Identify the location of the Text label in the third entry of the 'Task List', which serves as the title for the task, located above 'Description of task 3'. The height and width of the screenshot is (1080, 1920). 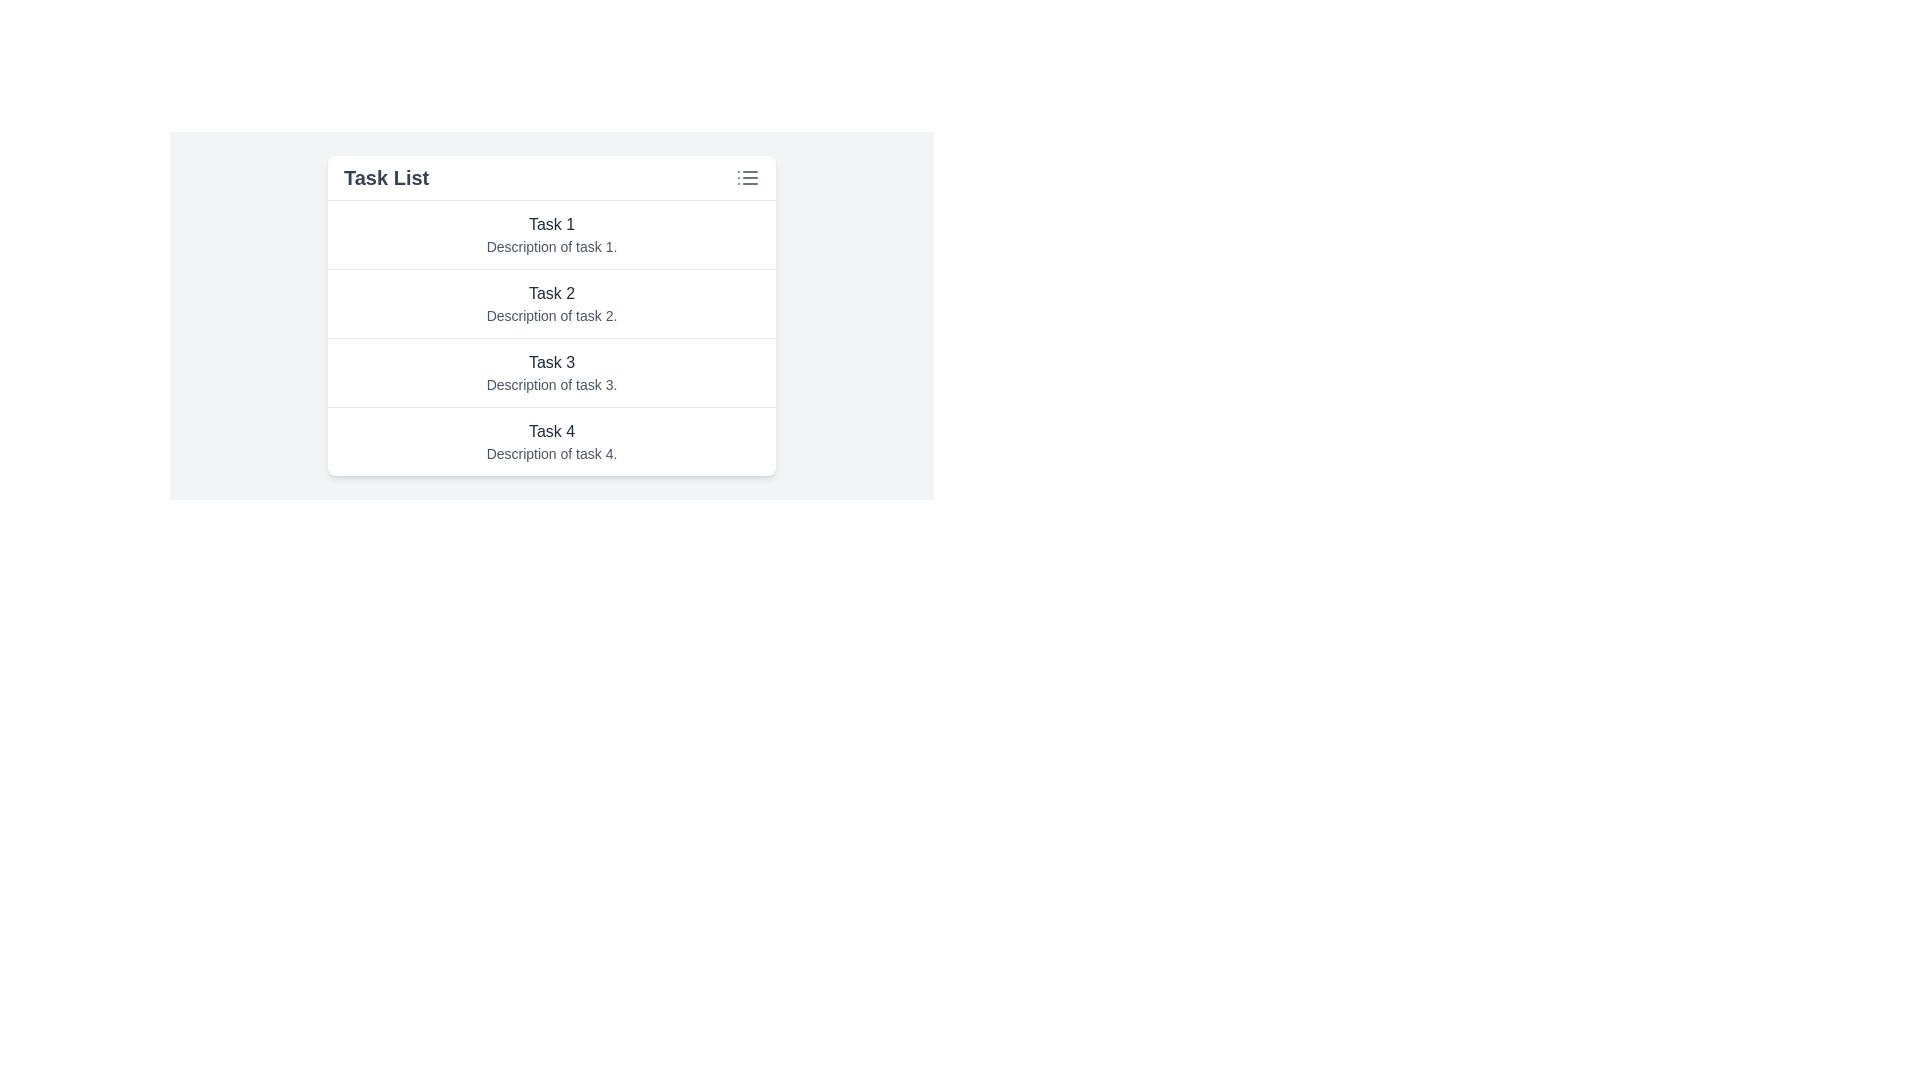
(552, 362).